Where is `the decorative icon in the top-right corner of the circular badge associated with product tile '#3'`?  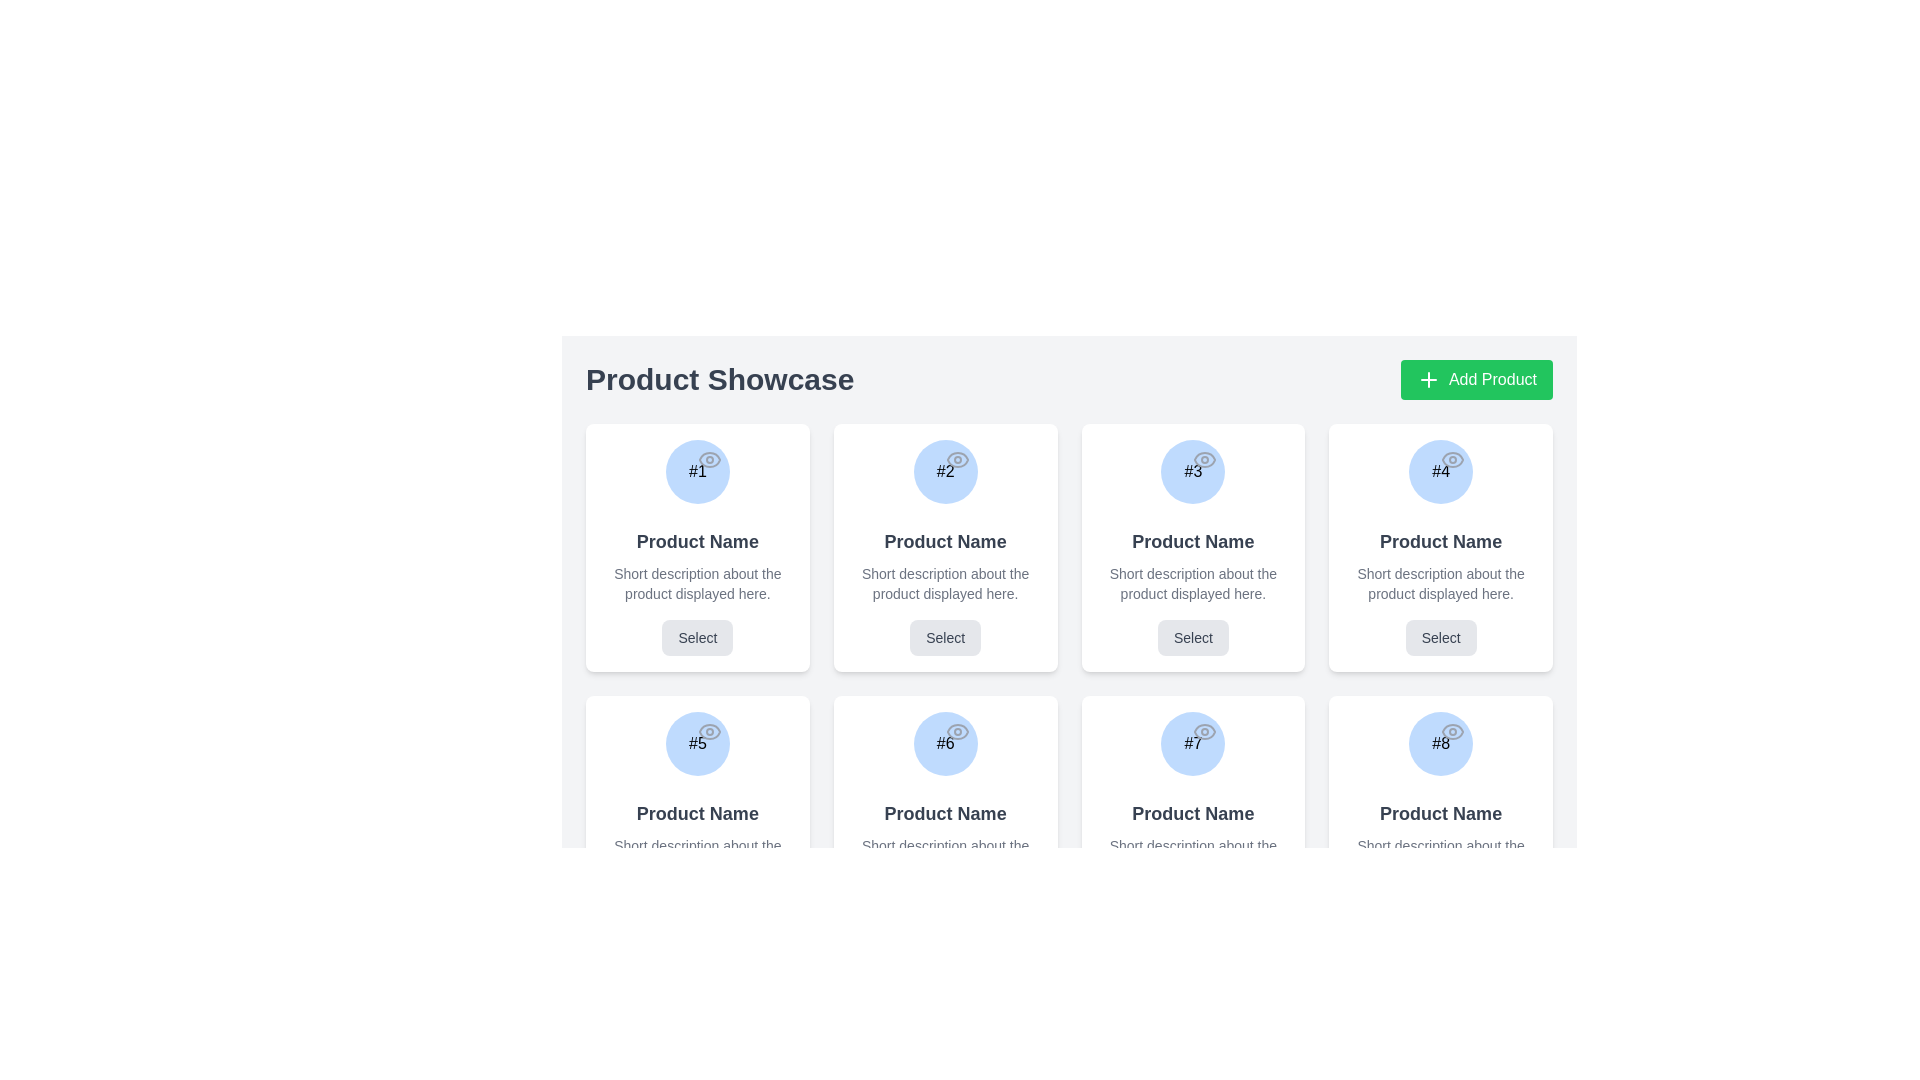
the decorative icon in the top-right corner of the circular badge associated with product tile '#3' is located at coordinates (1204, 459).